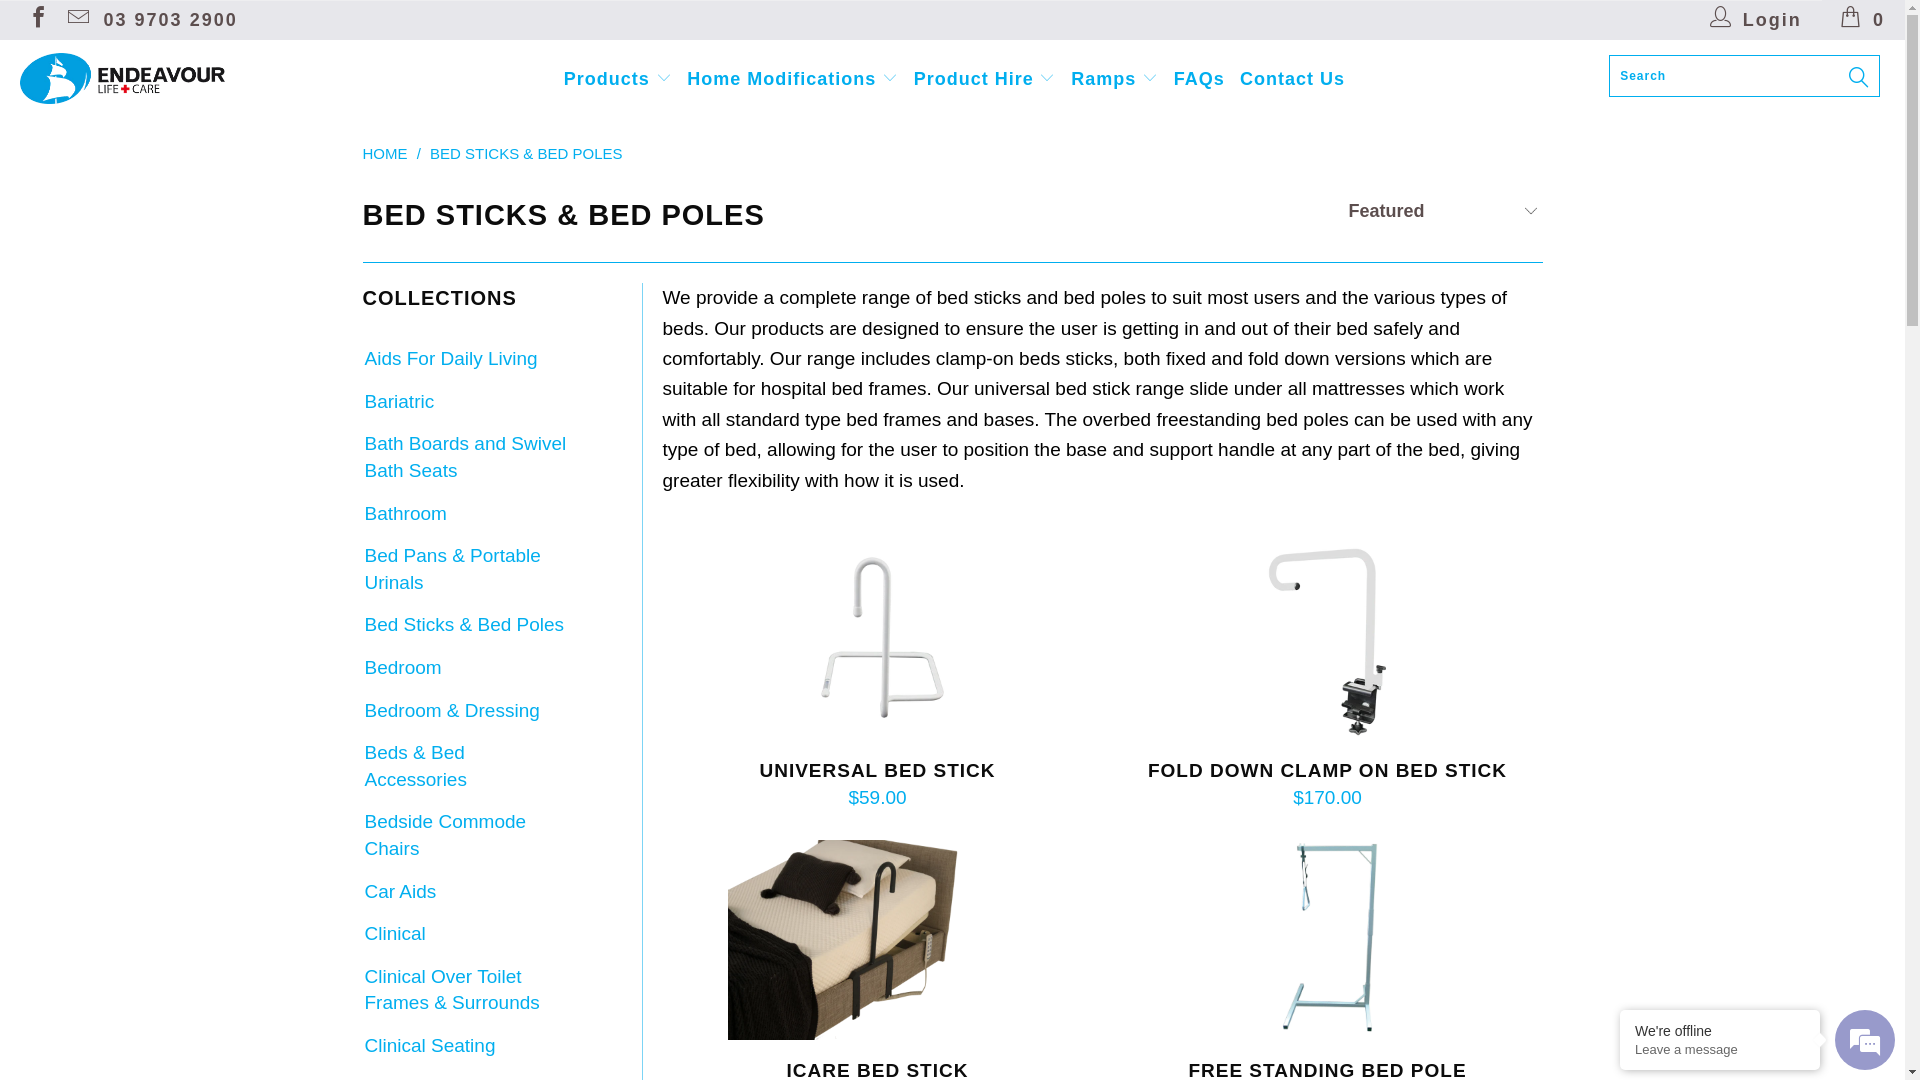 The image size is (1920, 1080). Describe the element at coordinates (1113, 77) in the screenshot. I see `'Ramps'` at that location.